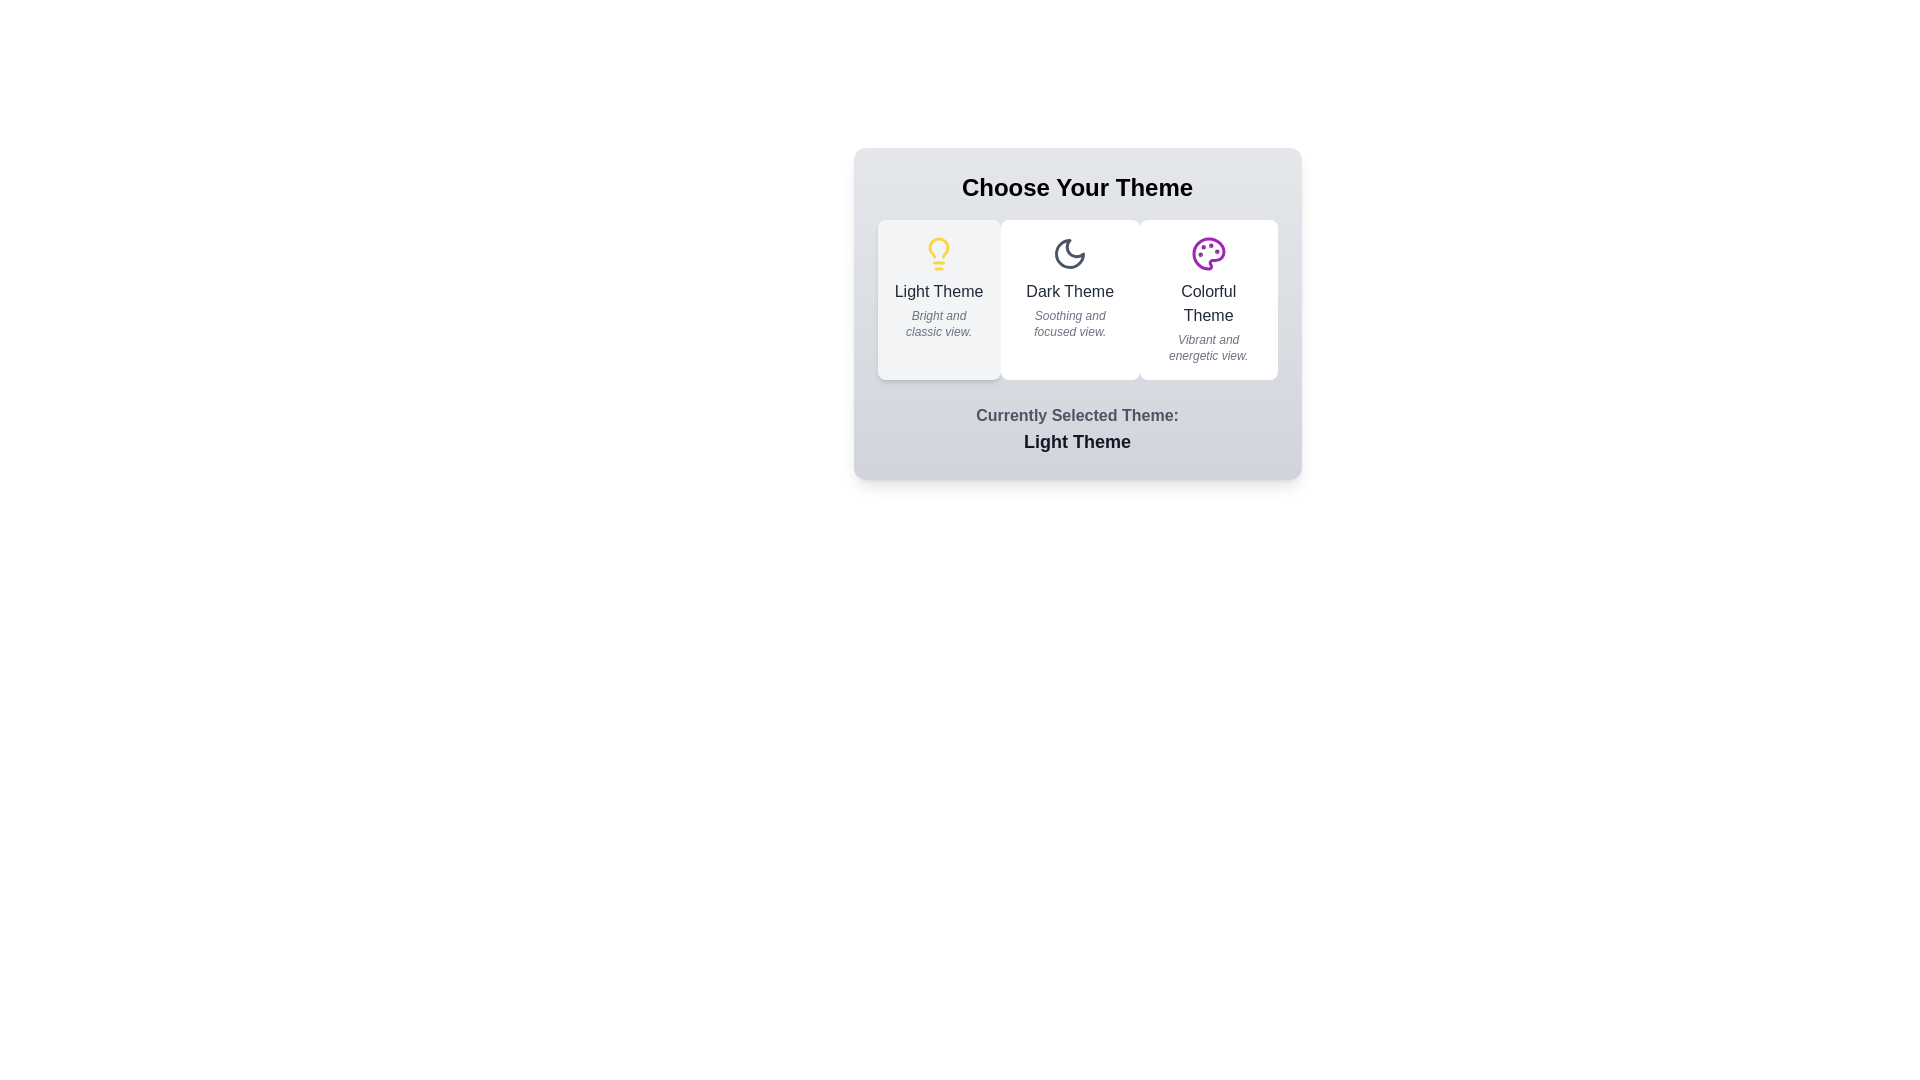  What do you see at coordinates (1208, 300) in the screenshot?
I see `the description text of the theme by selecting Colorful Theme` at bounding box center [1208, 300].